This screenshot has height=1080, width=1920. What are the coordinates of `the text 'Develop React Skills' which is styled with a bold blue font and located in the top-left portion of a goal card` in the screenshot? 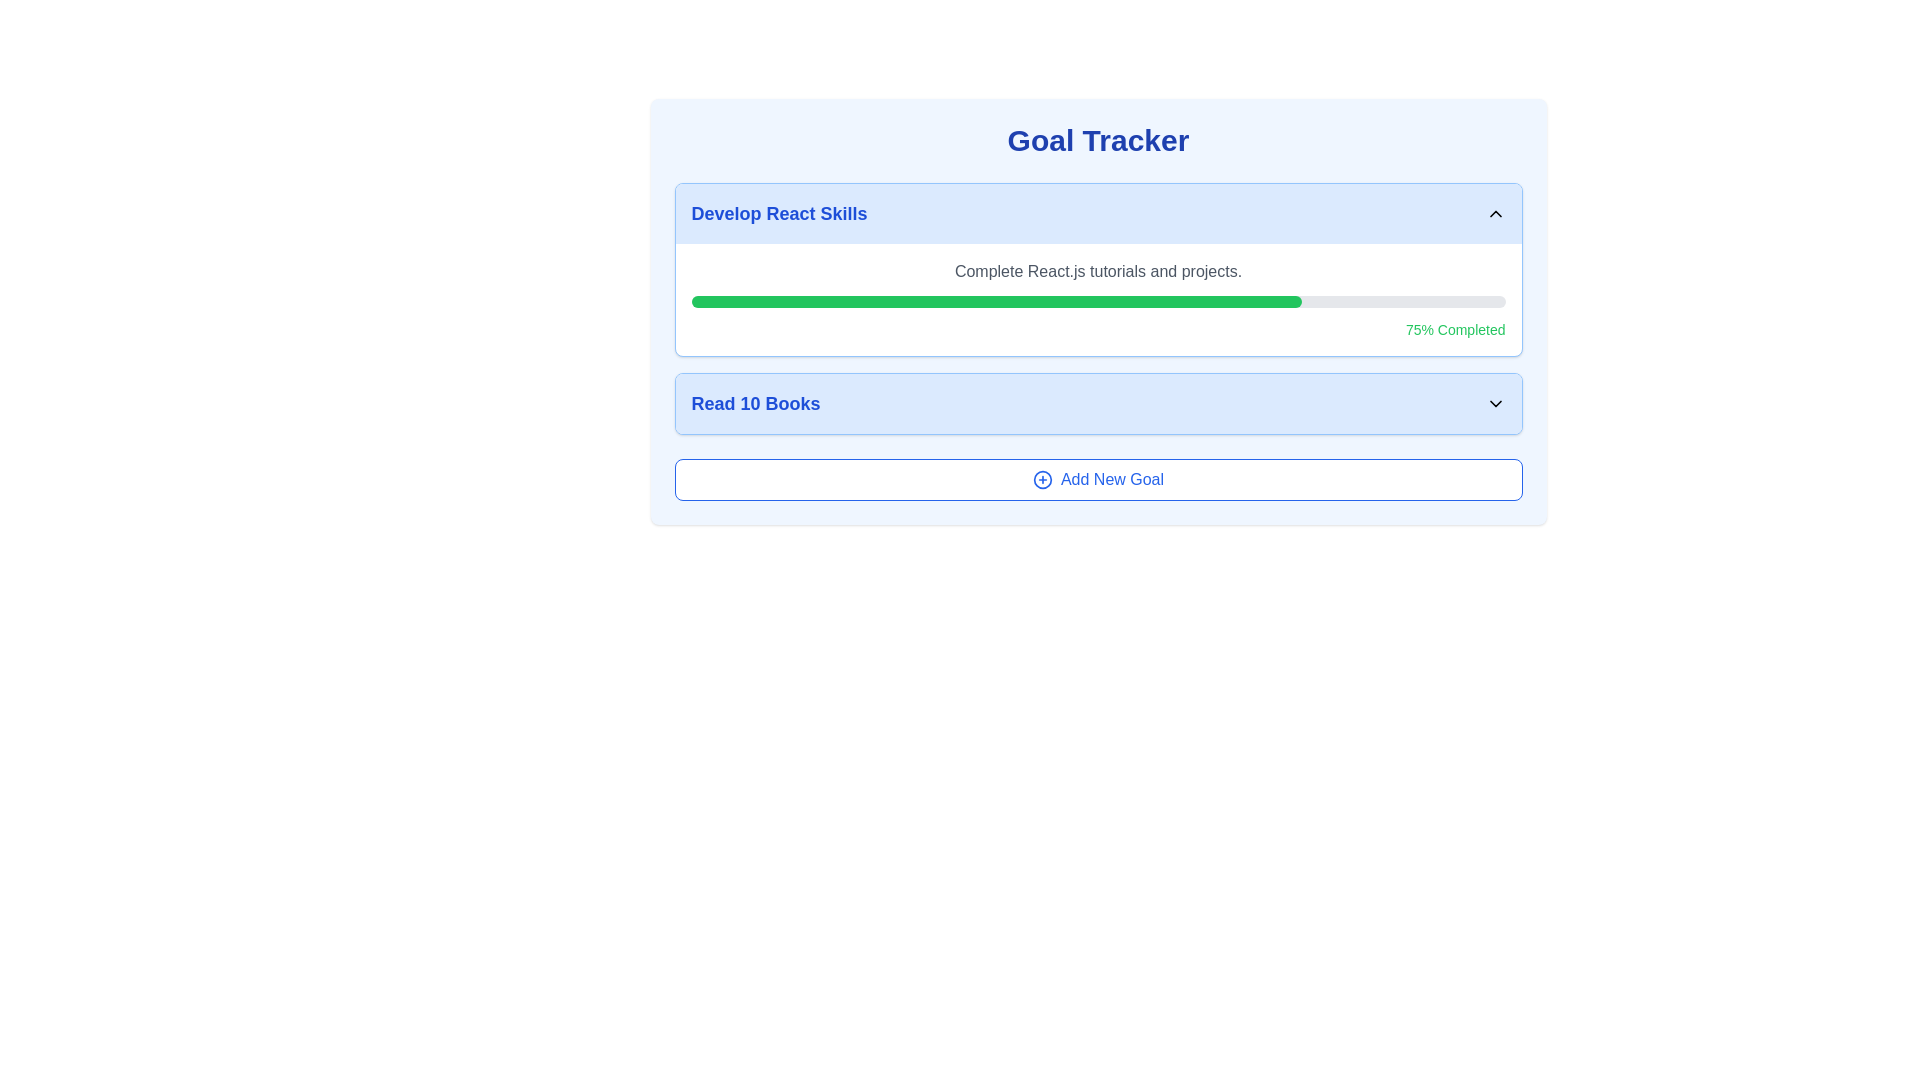 It's located at (778, 213).